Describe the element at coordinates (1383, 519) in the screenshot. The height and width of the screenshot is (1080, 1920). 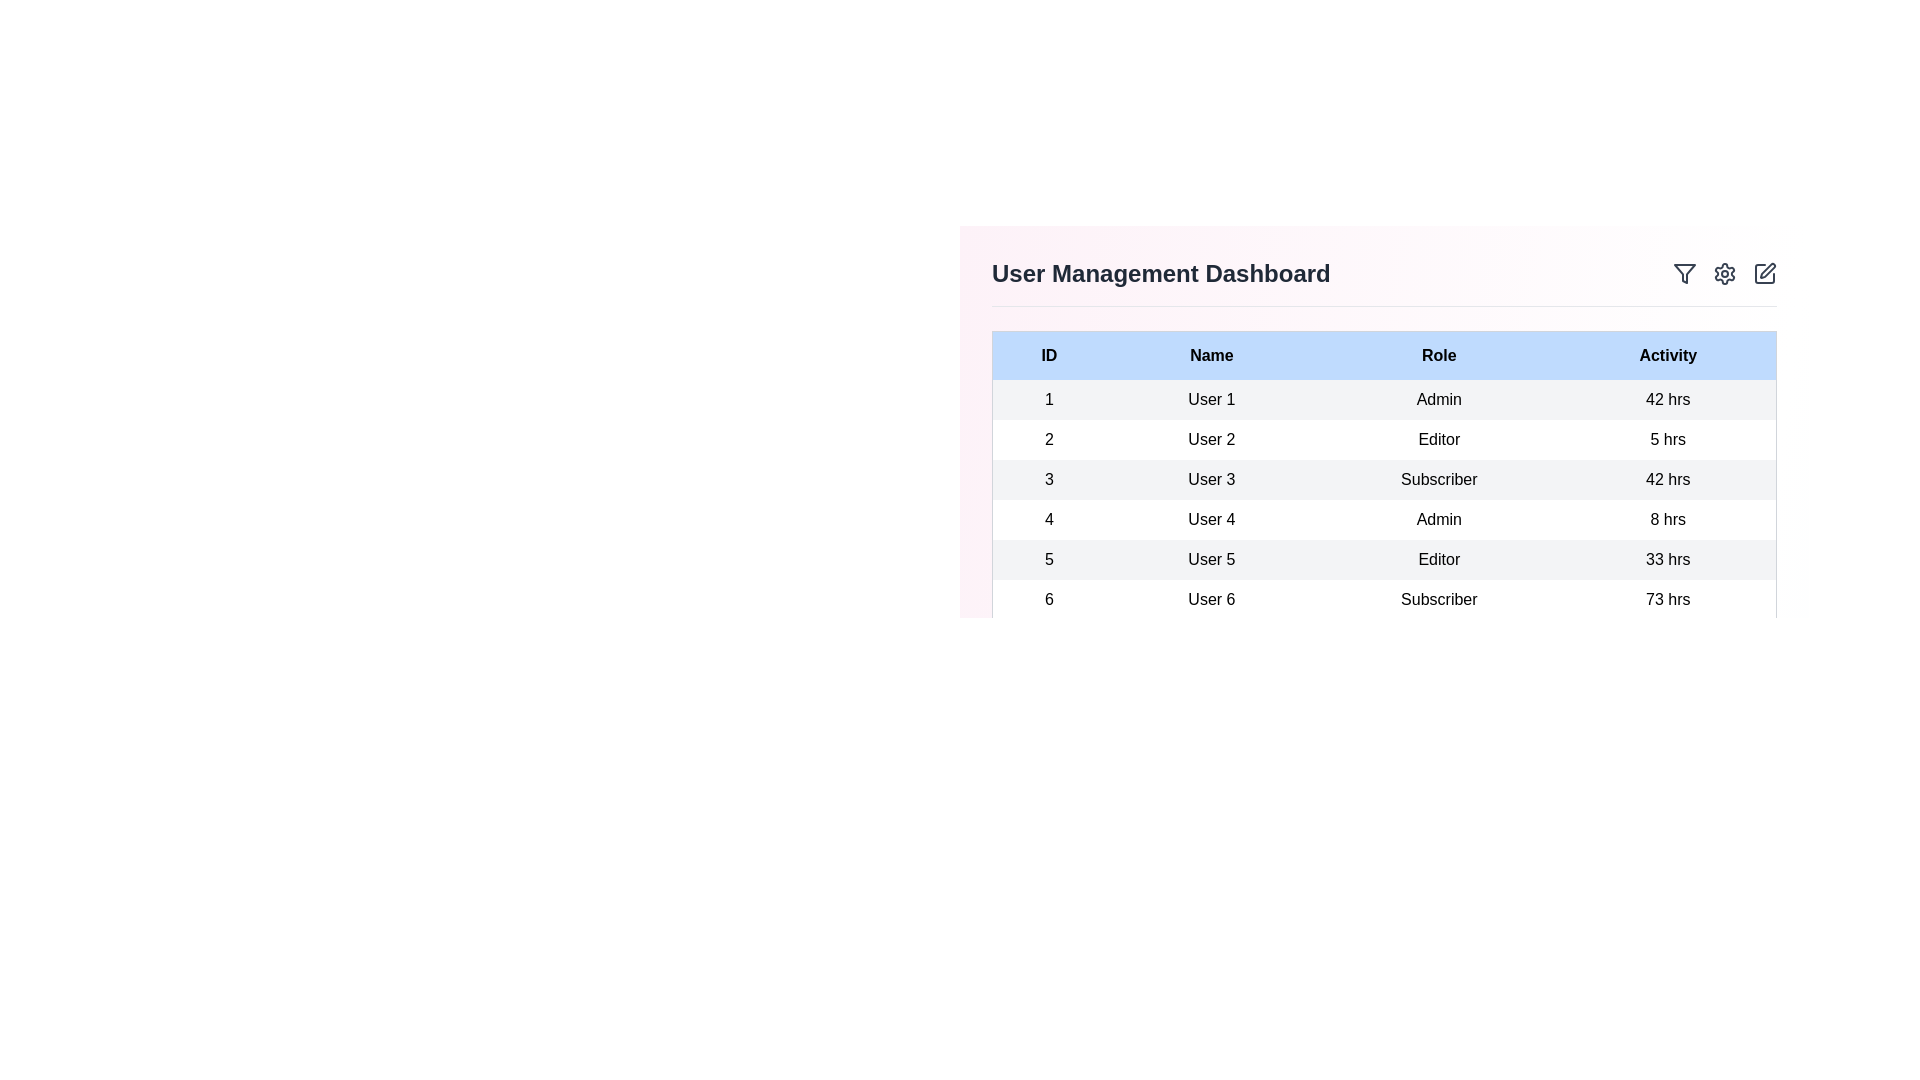
I see `the row corresponding to user ID 4` at that location.